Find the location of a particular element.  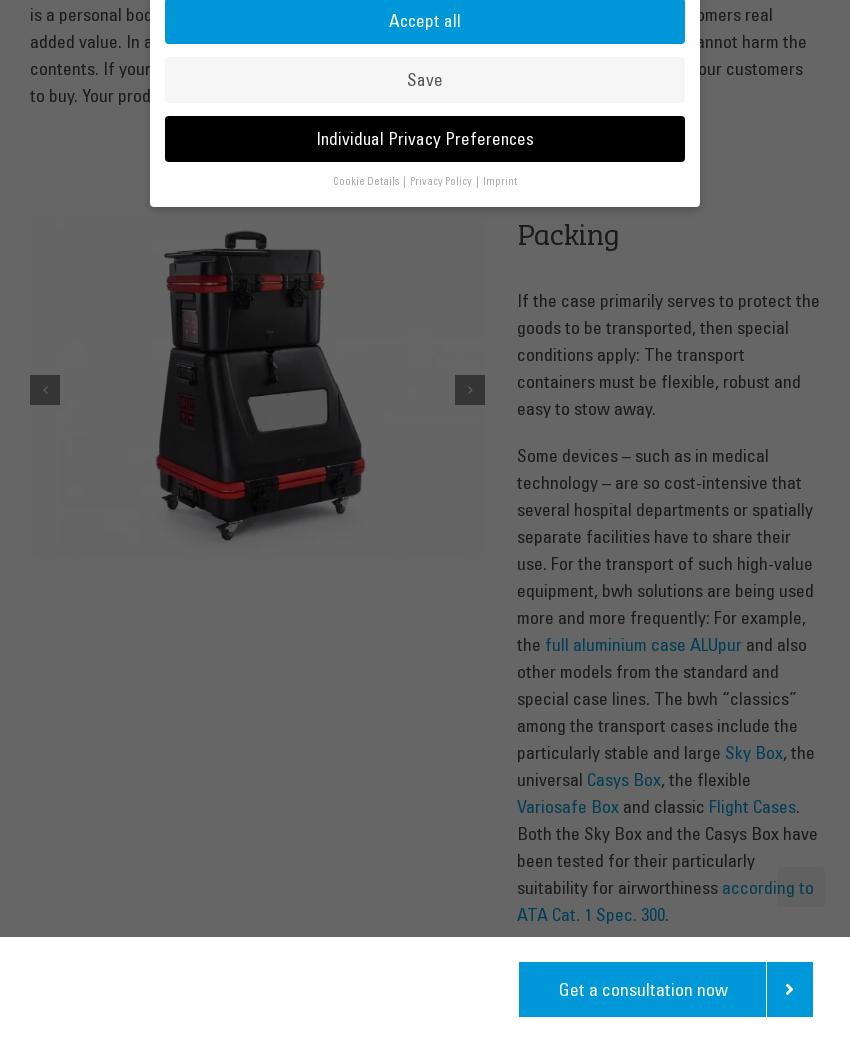

'.' is located at coordinates (665, 912).